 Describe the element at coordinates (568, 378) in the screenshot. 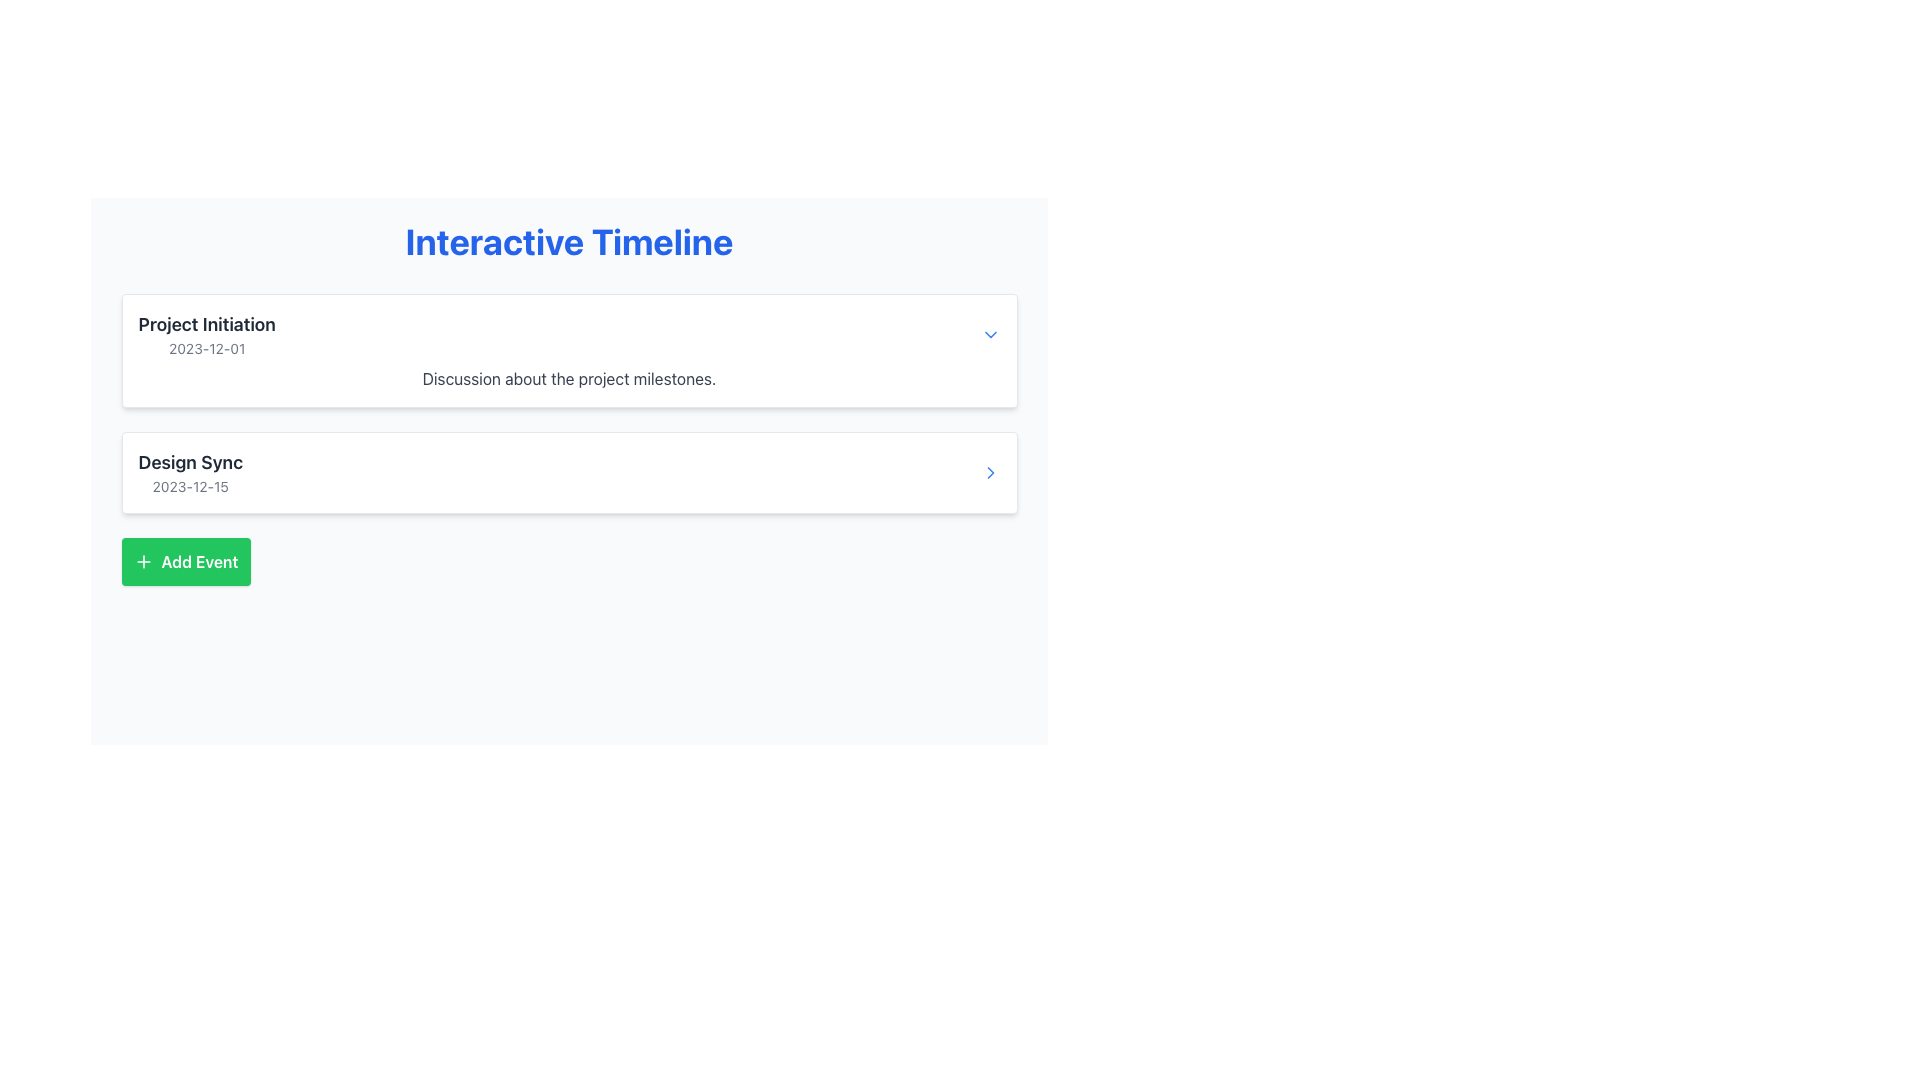

I see `the Text Label displaying 'Discussion about the project milestones.' which is located within the 'Project Initiation 2023-12-01' card interface` at that location.